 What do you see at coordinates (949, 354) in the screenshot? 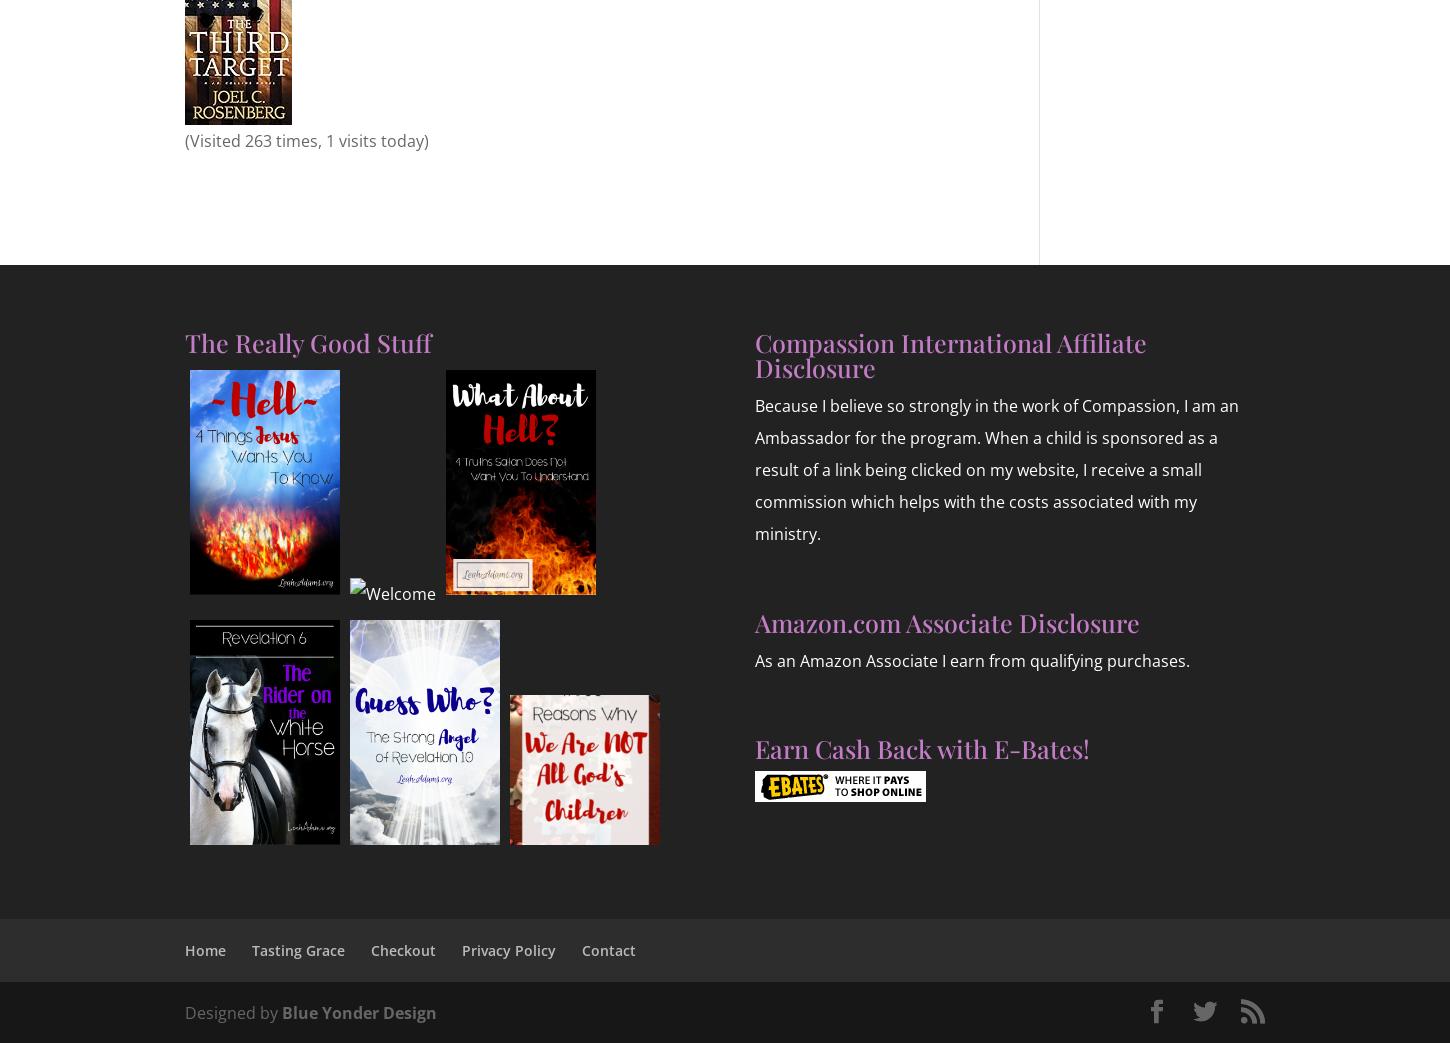
I see `'Compassion International Affiliate Disclosure'` at bounding box center [949, 354].